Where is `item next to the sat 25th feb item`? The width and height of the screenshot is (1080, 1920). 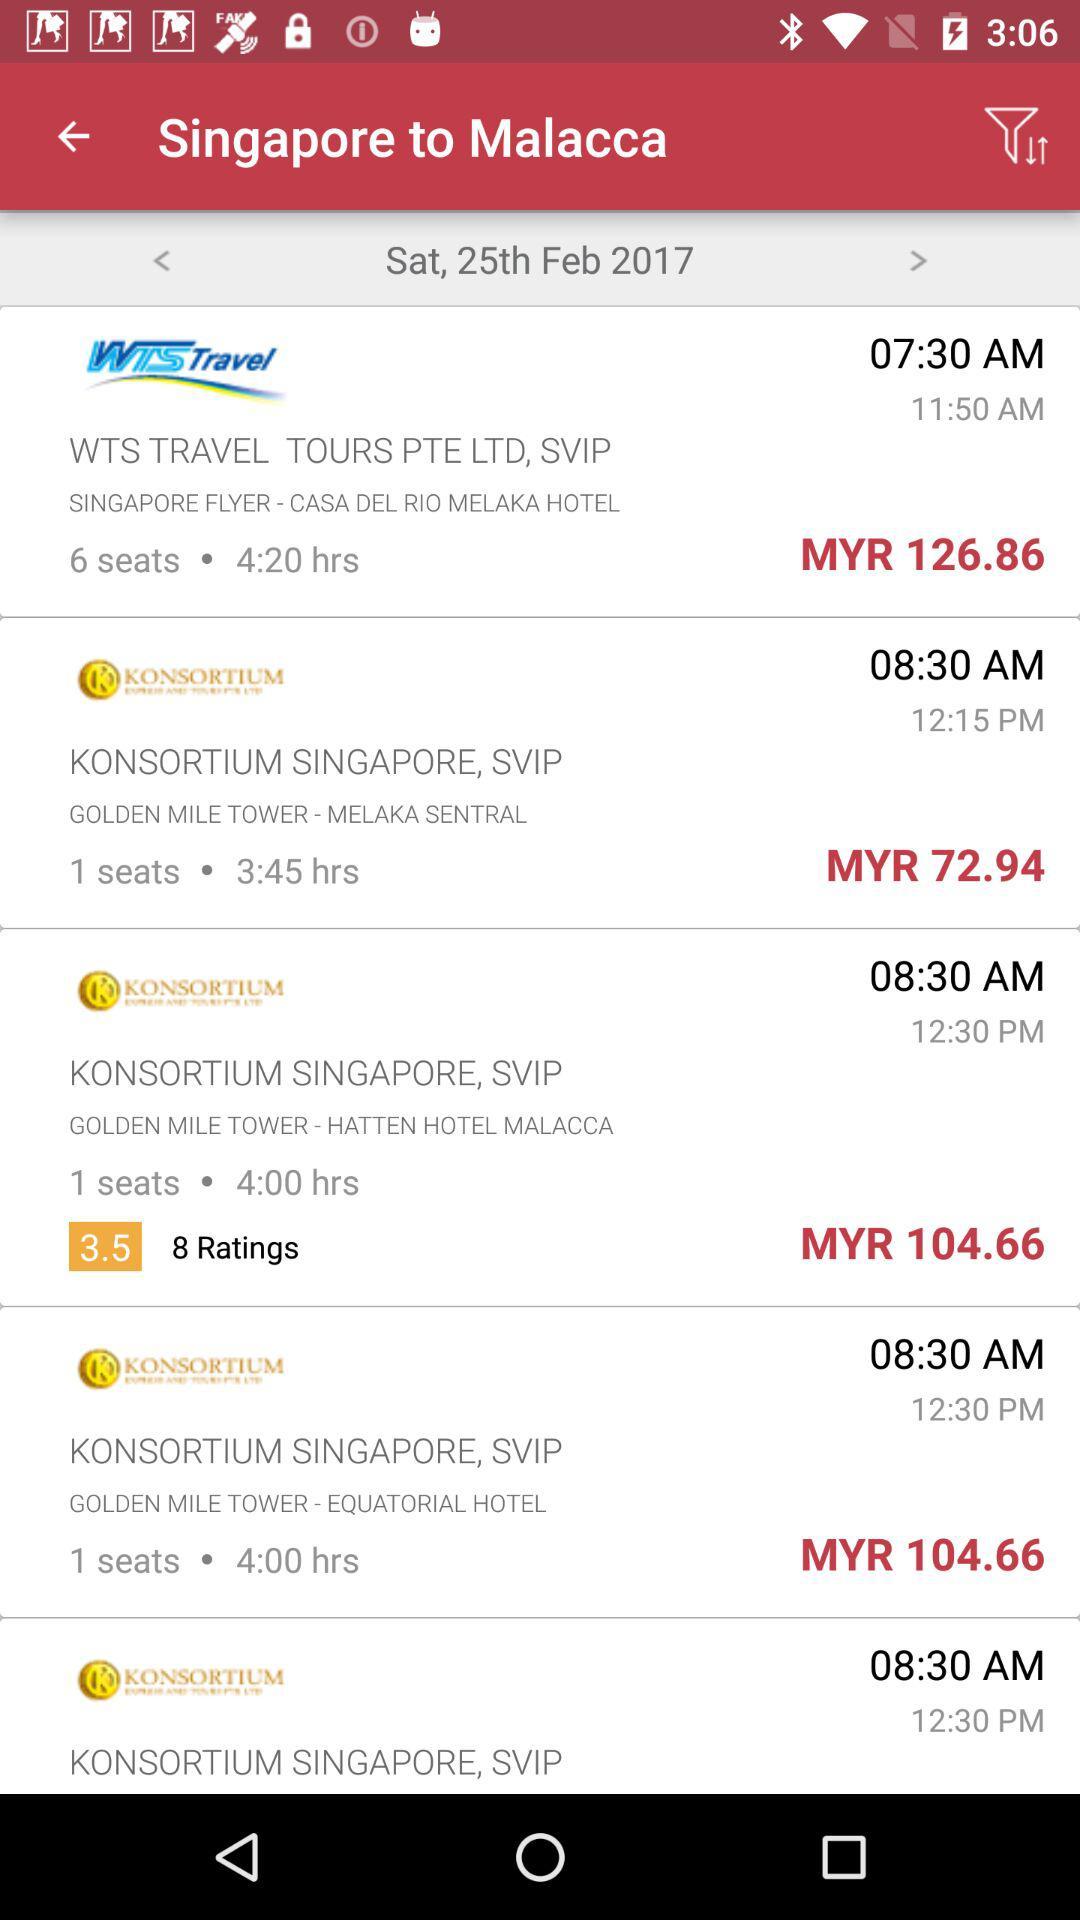
item next to the sat 25th feb item is located at coordinates (159, 257).